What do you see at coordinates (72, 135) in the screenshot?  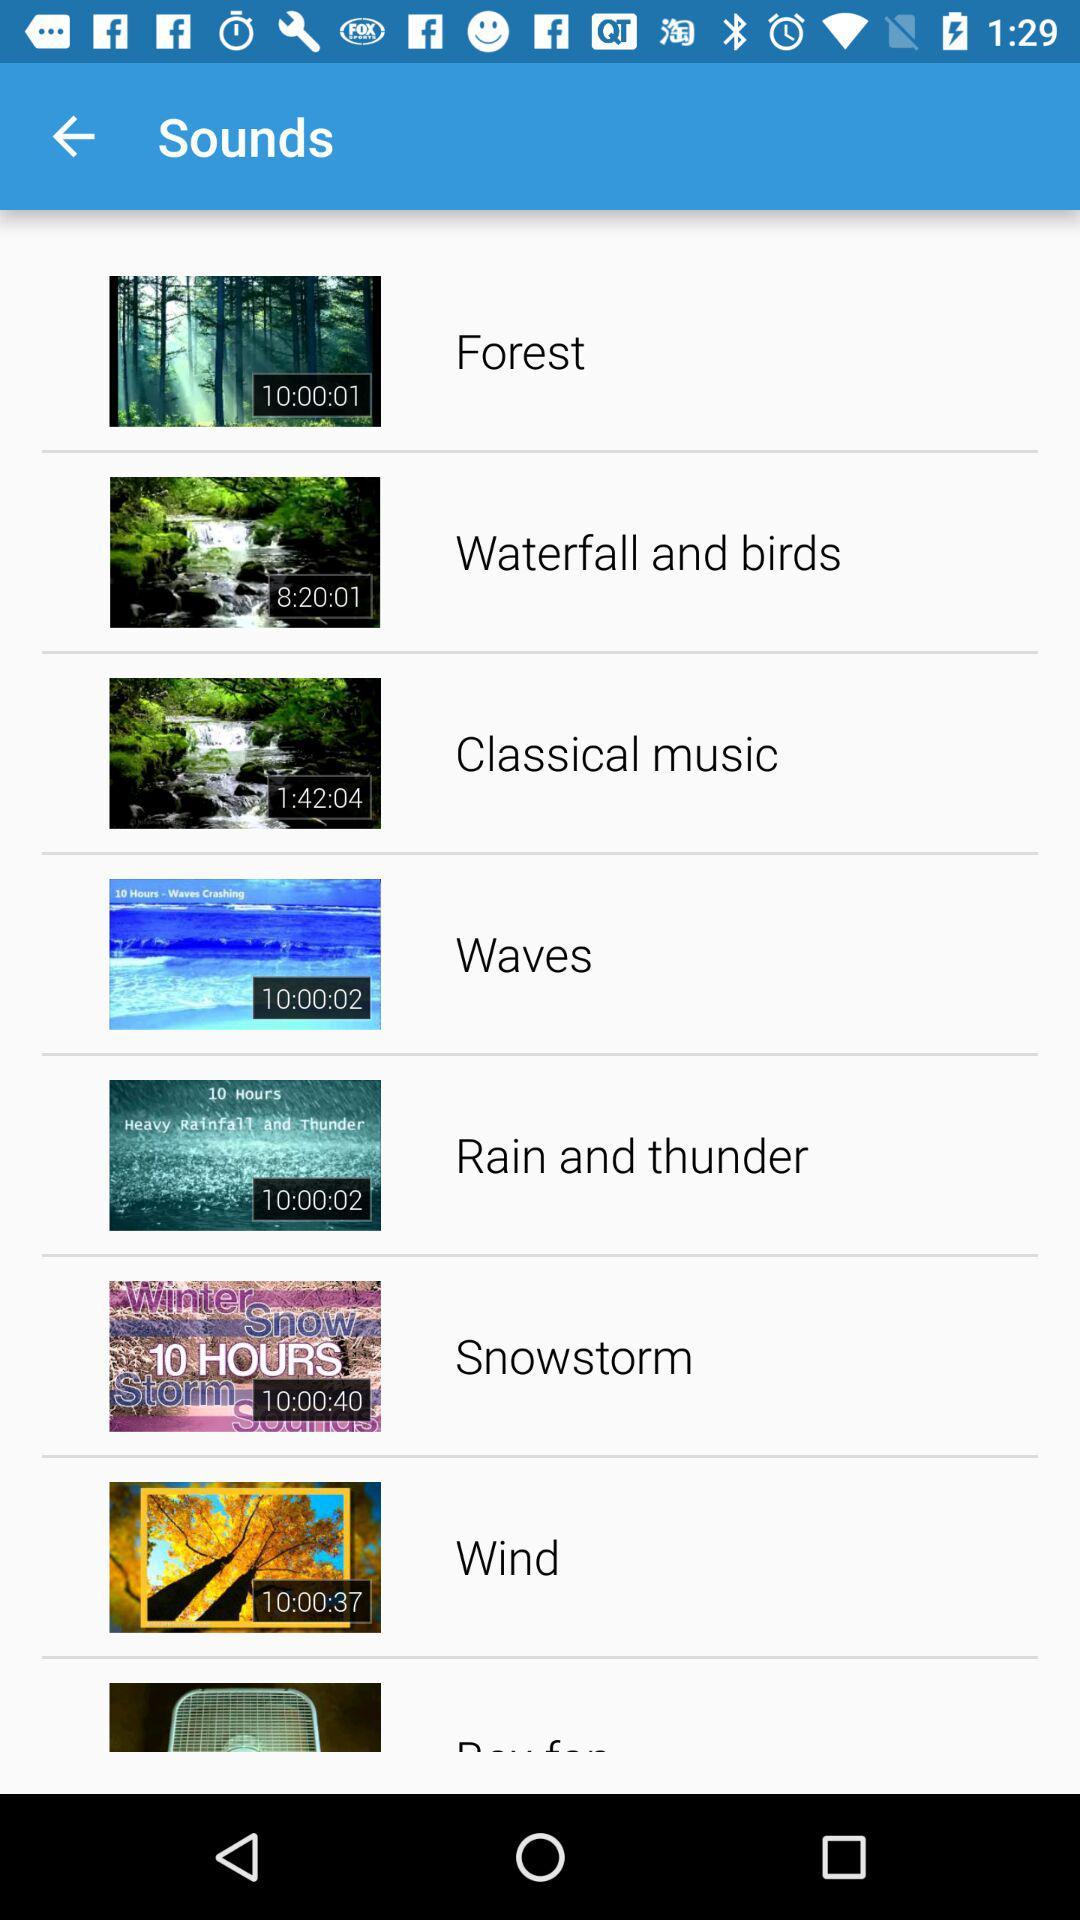 I see `the item to the left of sounds` at bounding box center [72, 135].